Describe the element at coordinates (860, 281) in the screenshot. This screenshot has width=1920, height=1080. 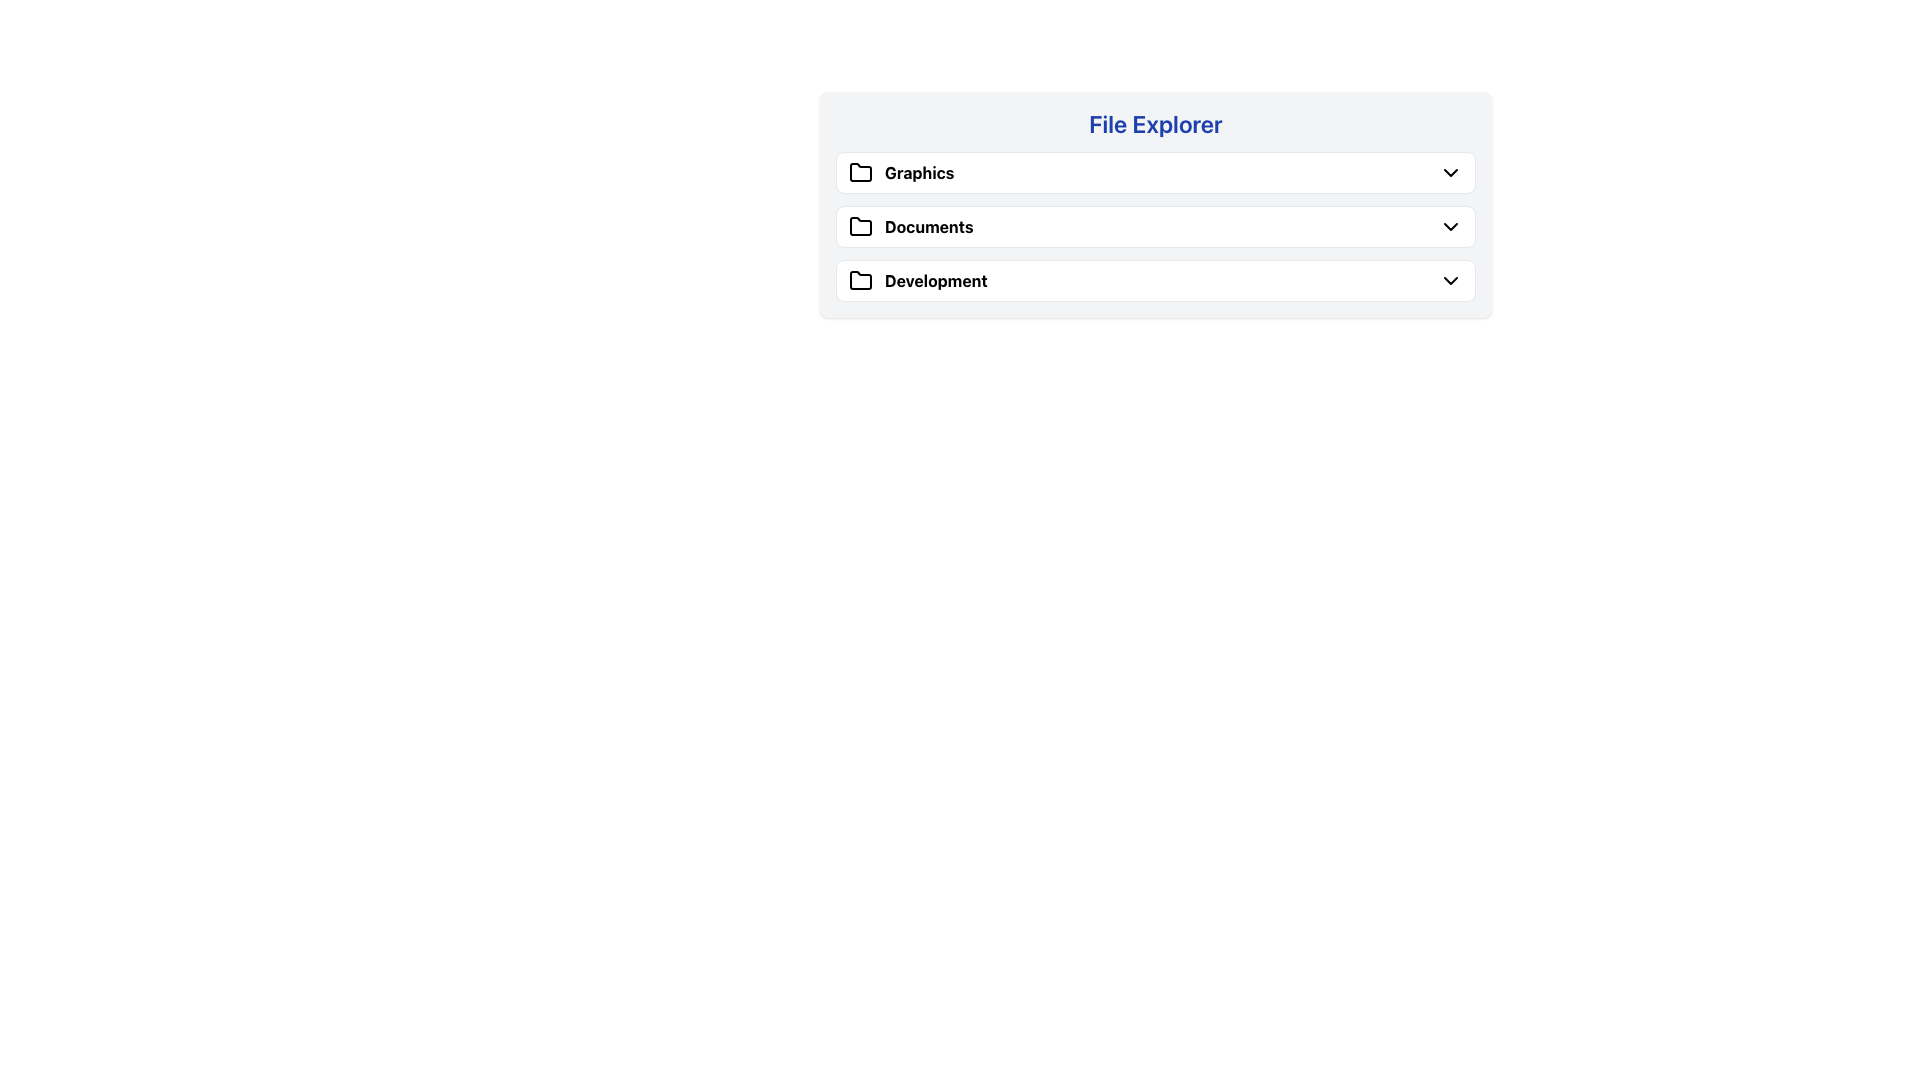
I see `the 'Development' folder icon` at that location.